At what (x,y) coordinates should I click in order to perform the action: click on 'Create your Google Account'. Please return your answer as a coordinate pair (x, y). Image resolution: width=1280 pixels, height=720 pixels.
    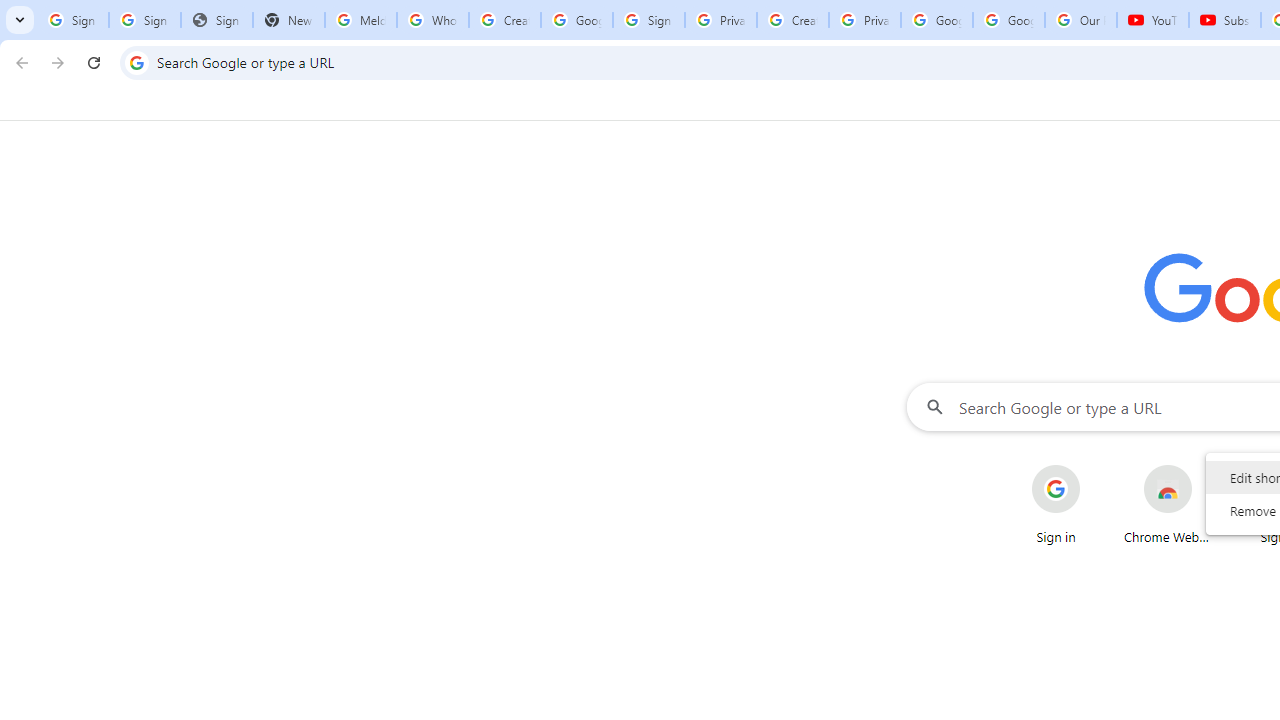
    Looking at the image, I should click on (791, 20).